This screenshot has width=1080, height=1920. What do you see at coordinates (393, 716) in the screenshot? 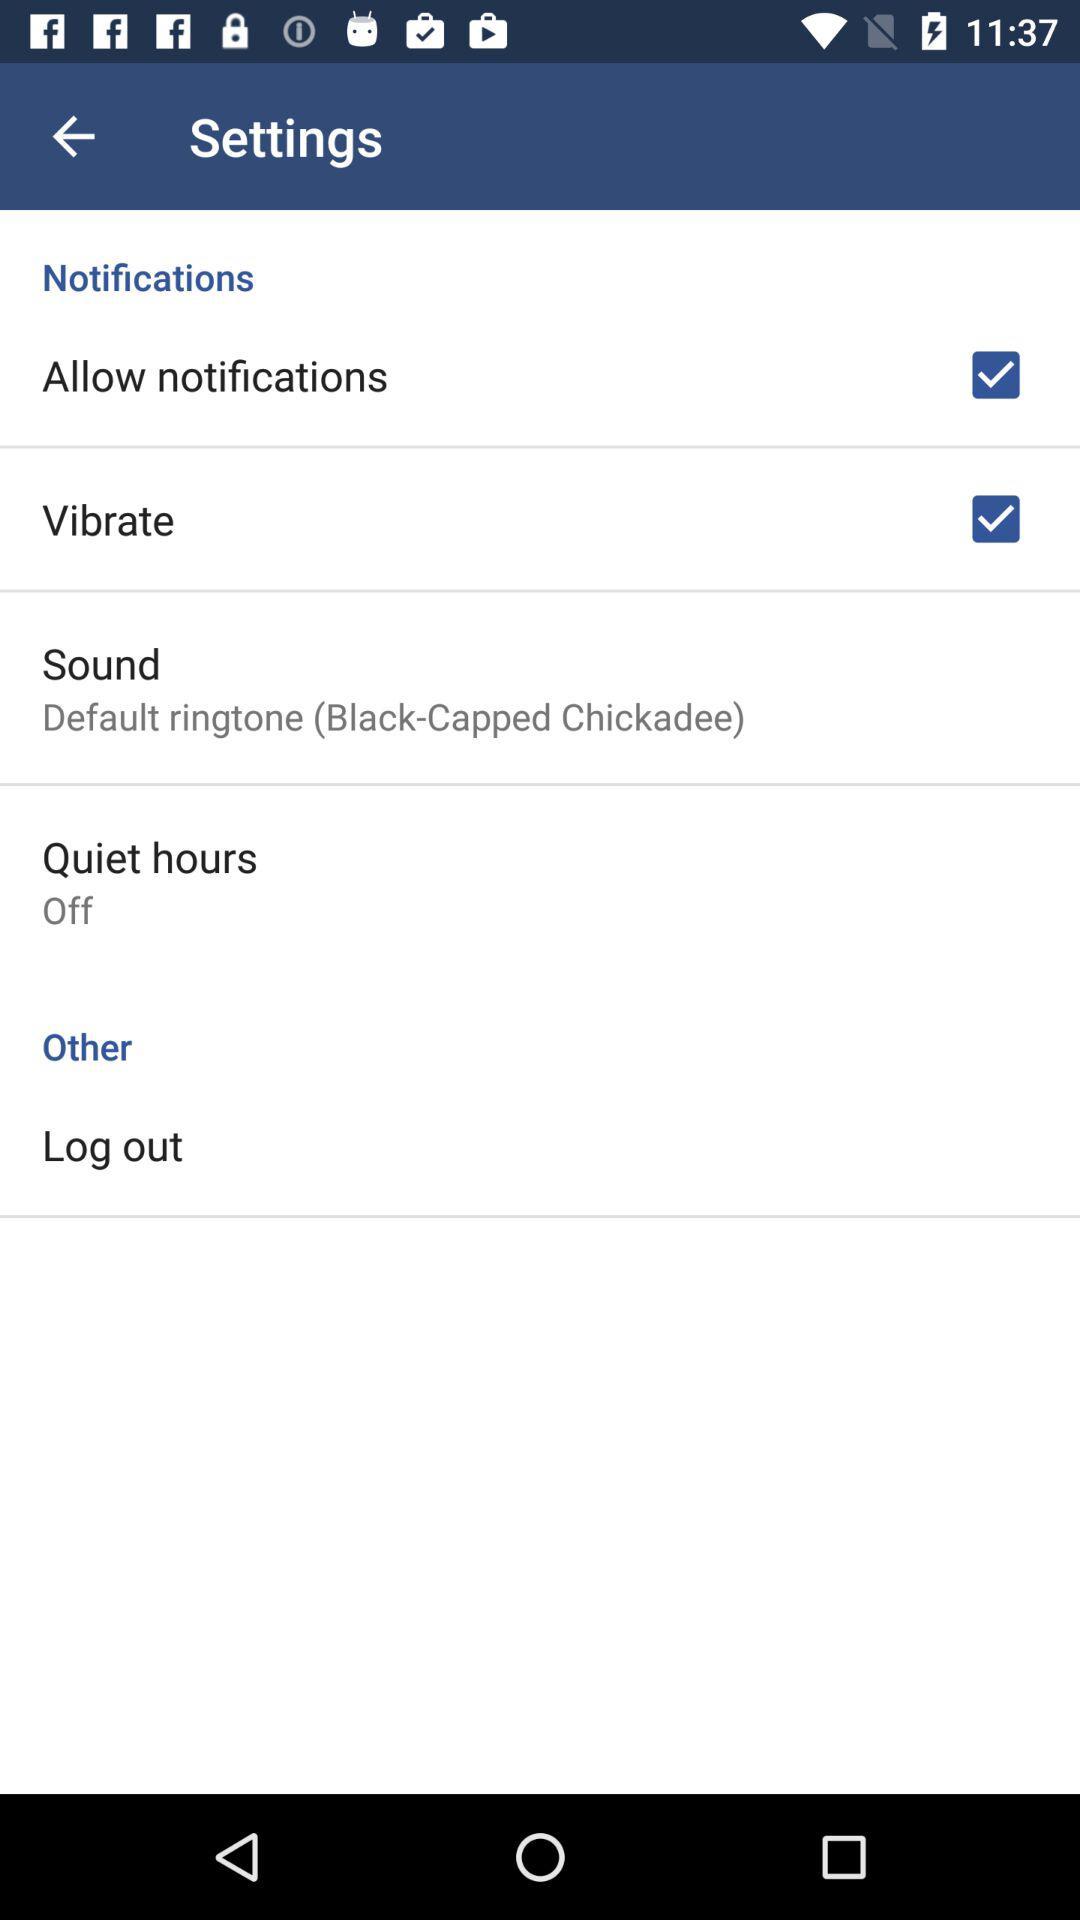
I see `icon below the sound item` at bounding box center [393, 716].